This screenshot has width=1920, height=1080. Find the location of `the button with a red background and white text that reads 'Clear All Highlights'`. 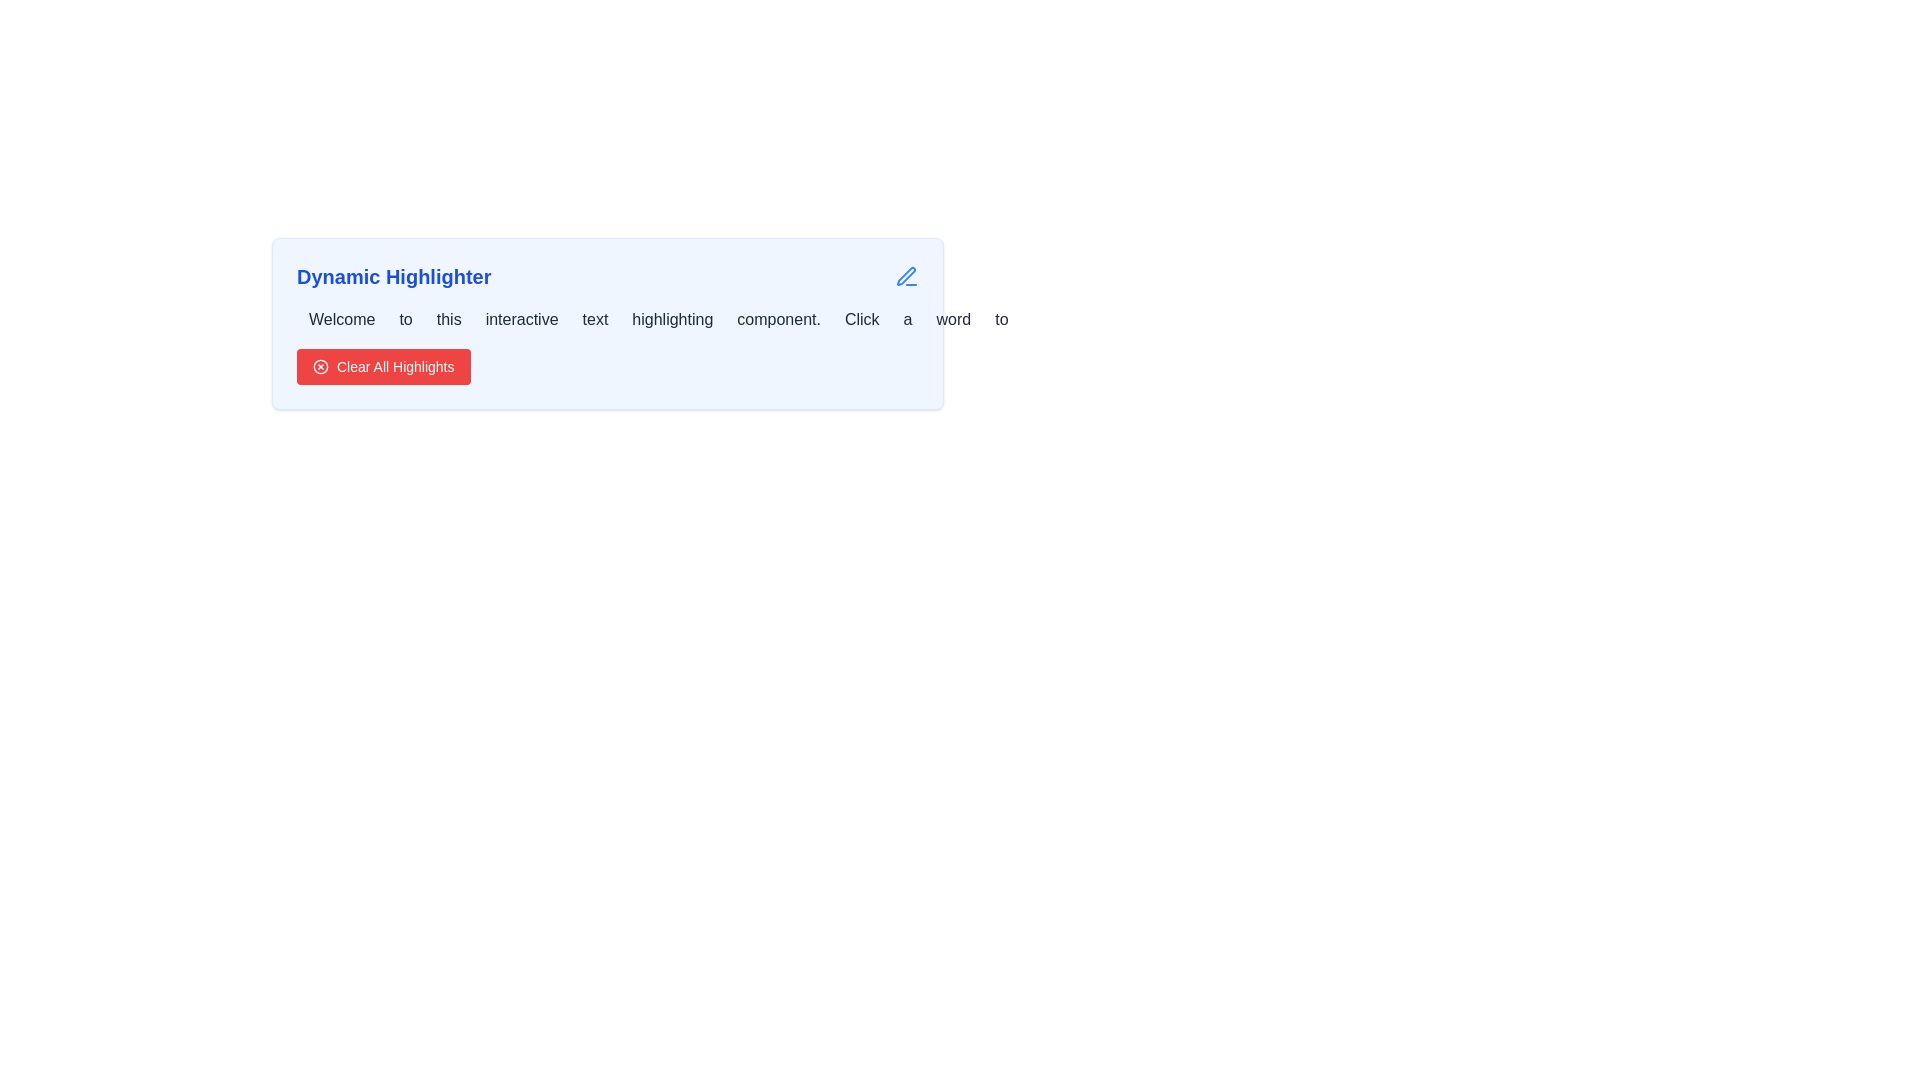

the button with a red background and white text that reads 'Clear All Highlights' is located at coordinates (383, 366).